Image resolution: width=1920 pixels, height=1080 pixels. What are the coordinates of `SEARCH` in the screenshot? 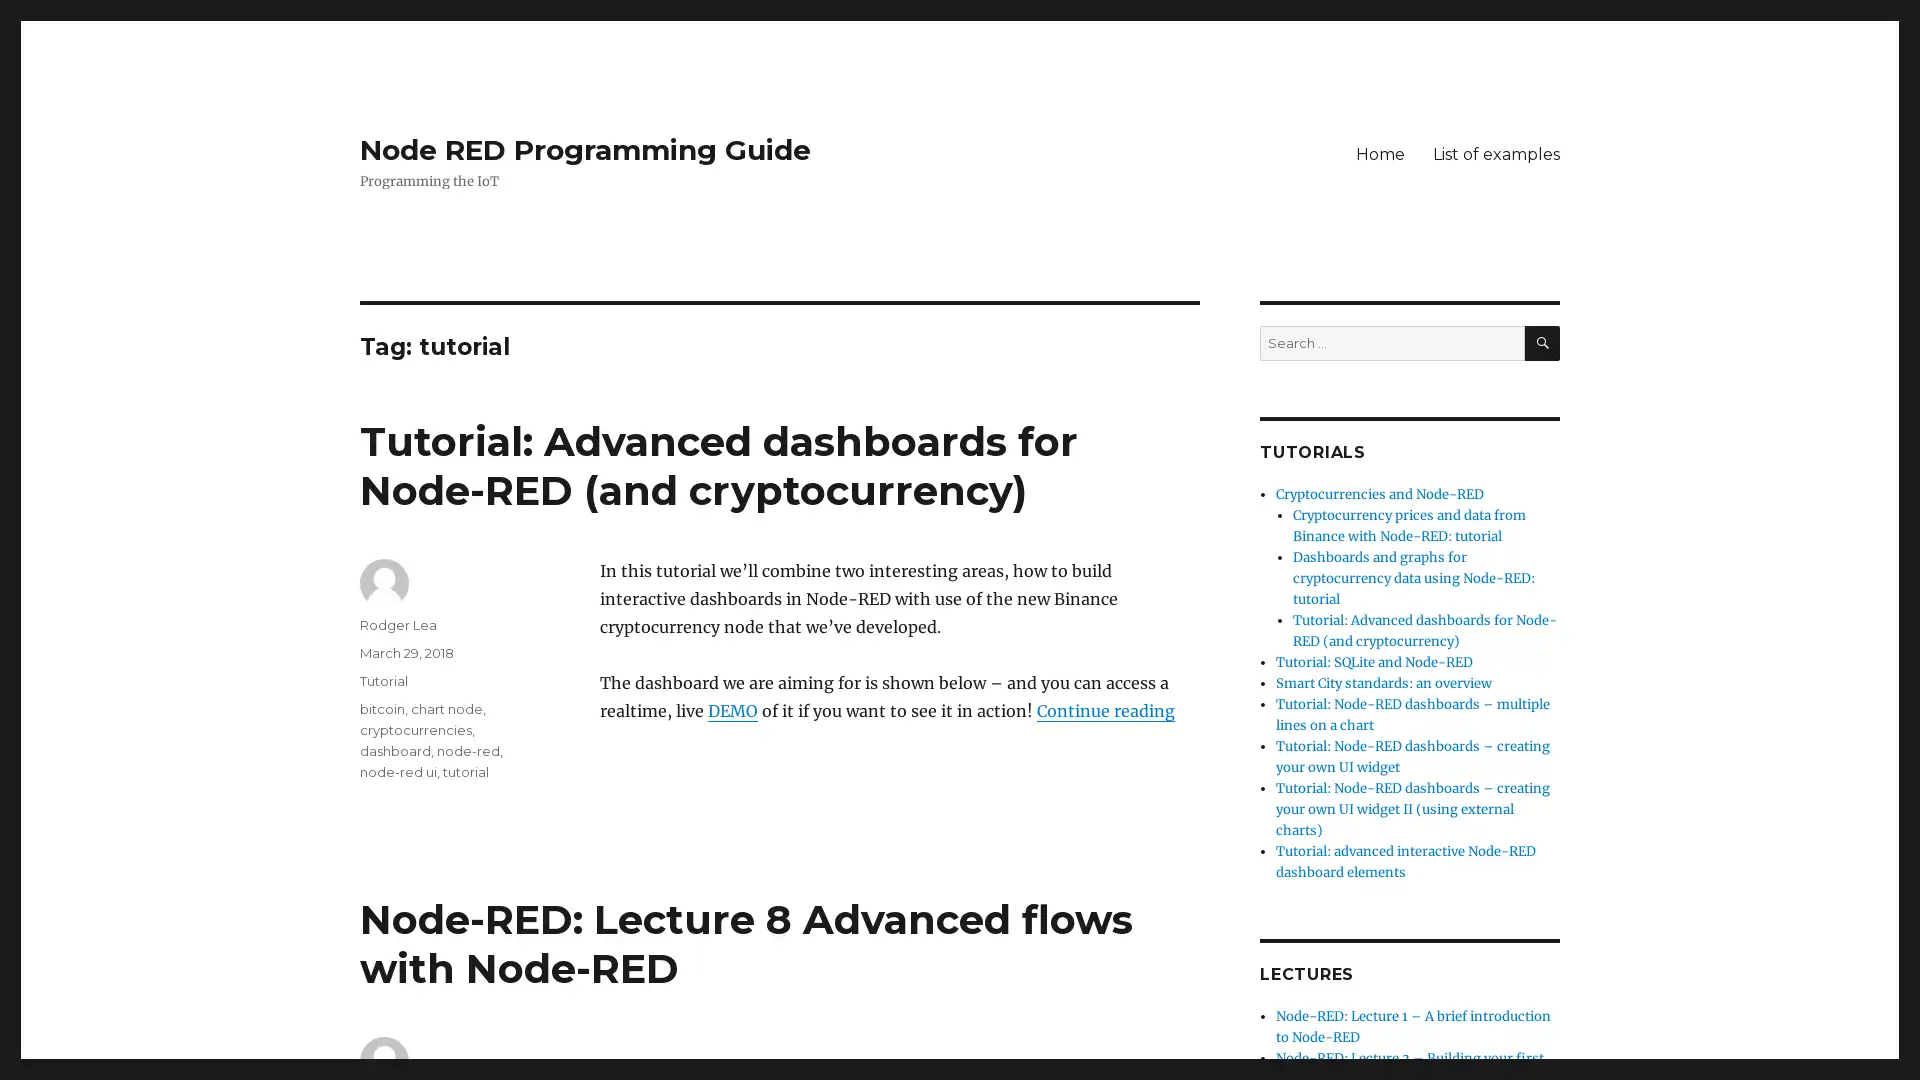 It's located at (1541, 342).